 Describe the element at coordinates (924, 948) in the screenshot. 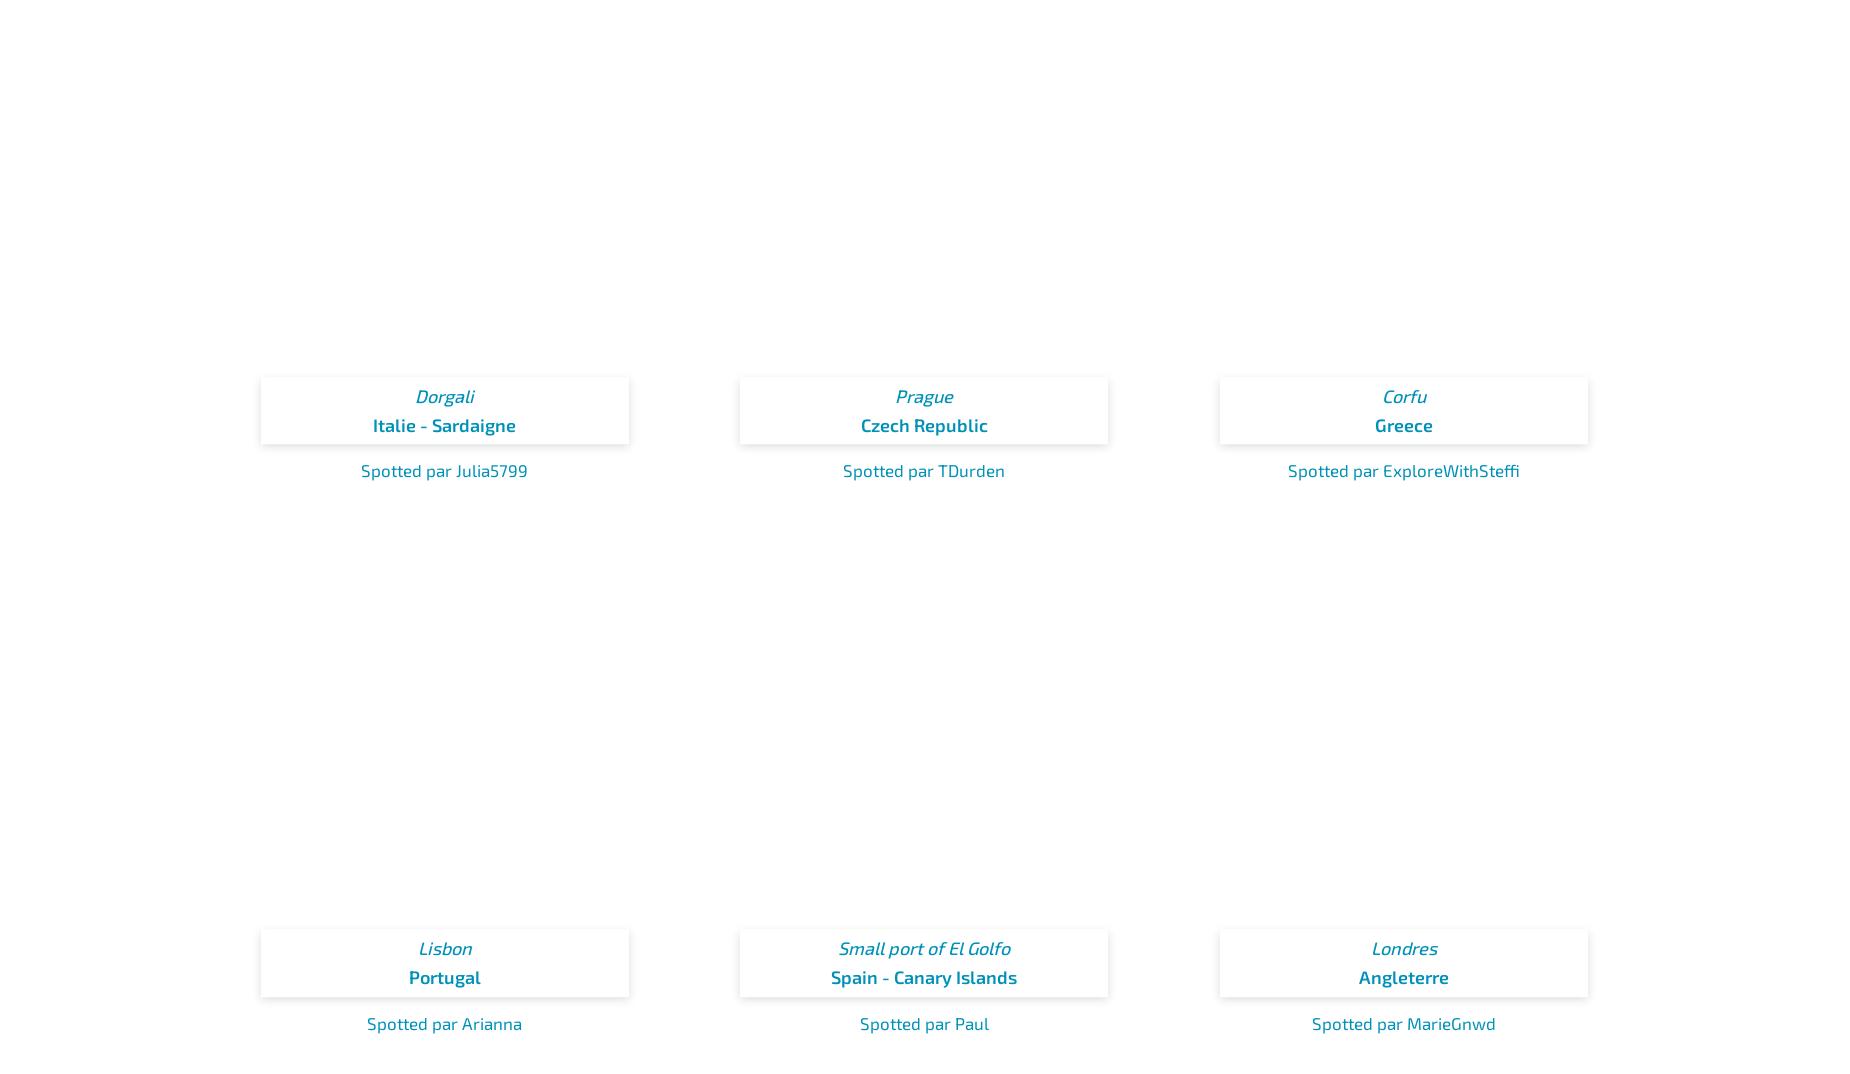

I see `'Small port of El Golfo'` at that location.